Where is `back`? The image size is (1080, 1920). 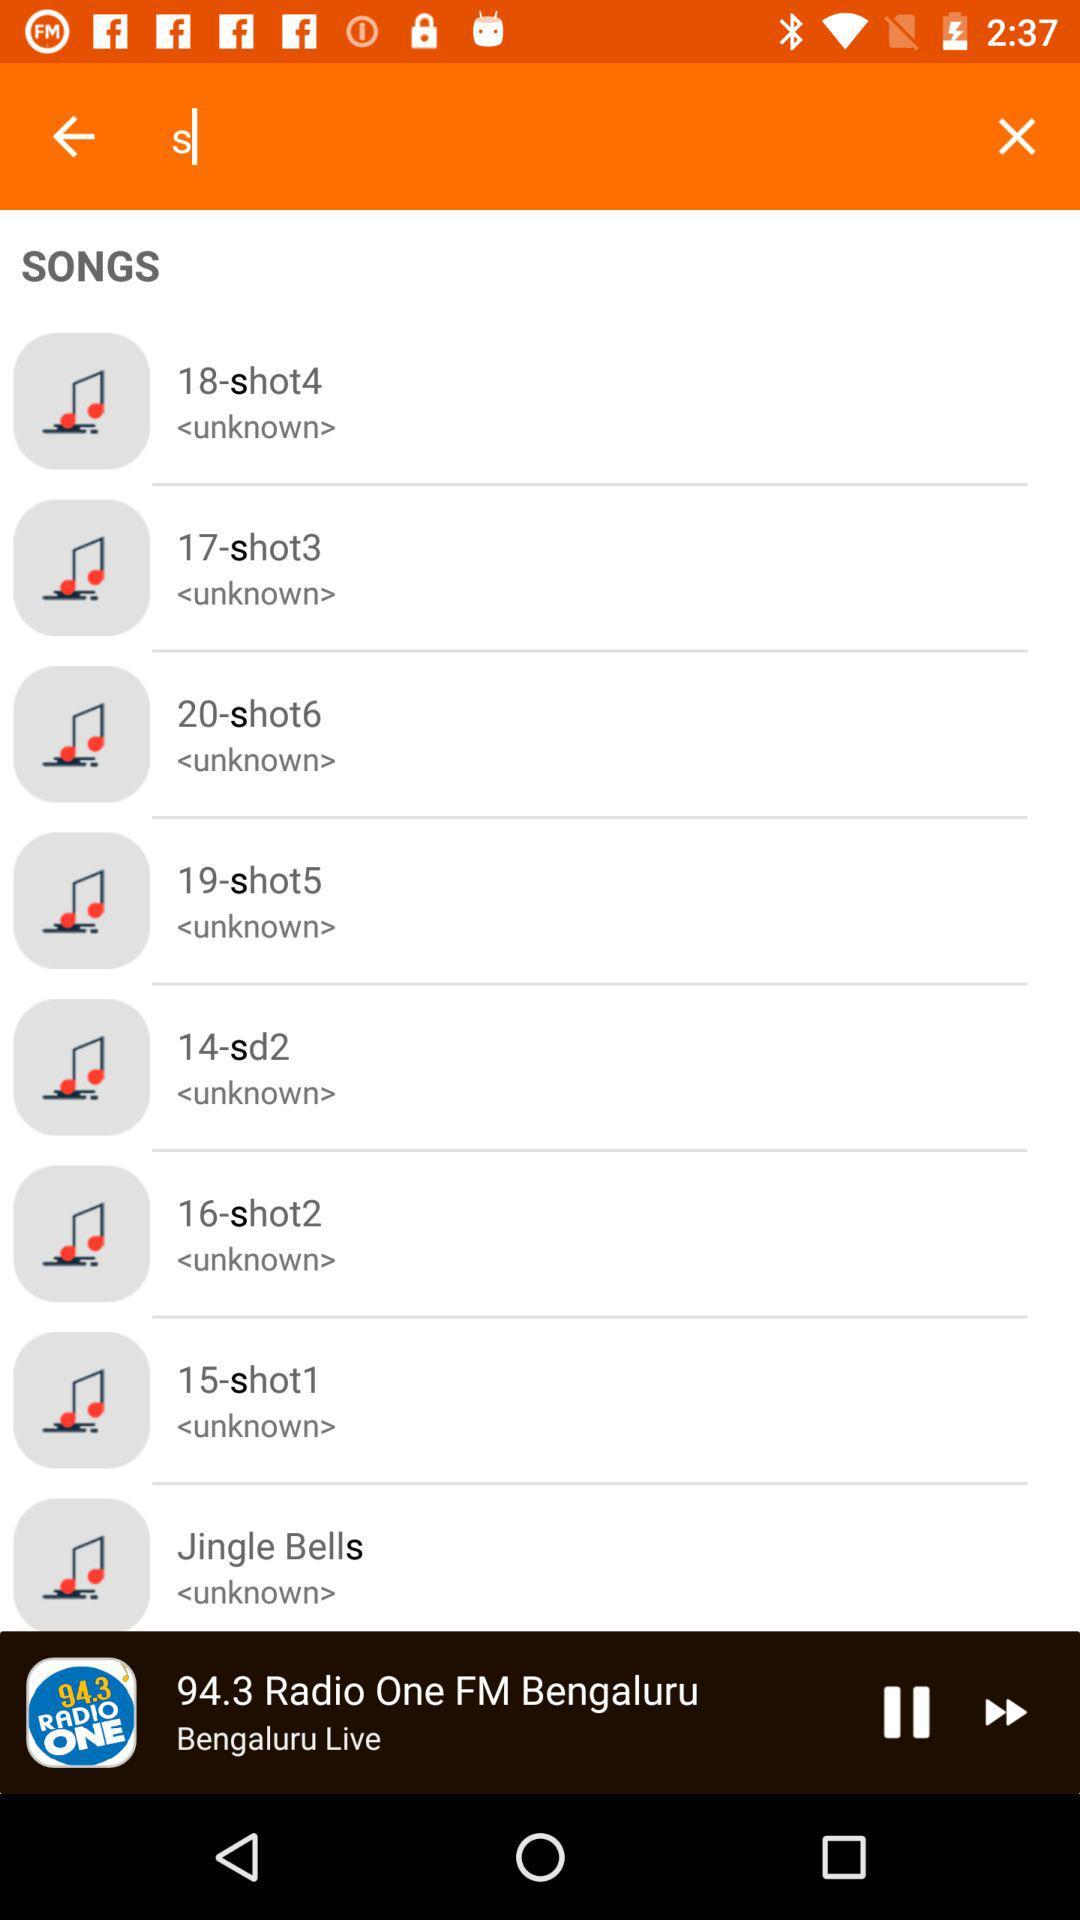 back is located at coordinates (72, 135).